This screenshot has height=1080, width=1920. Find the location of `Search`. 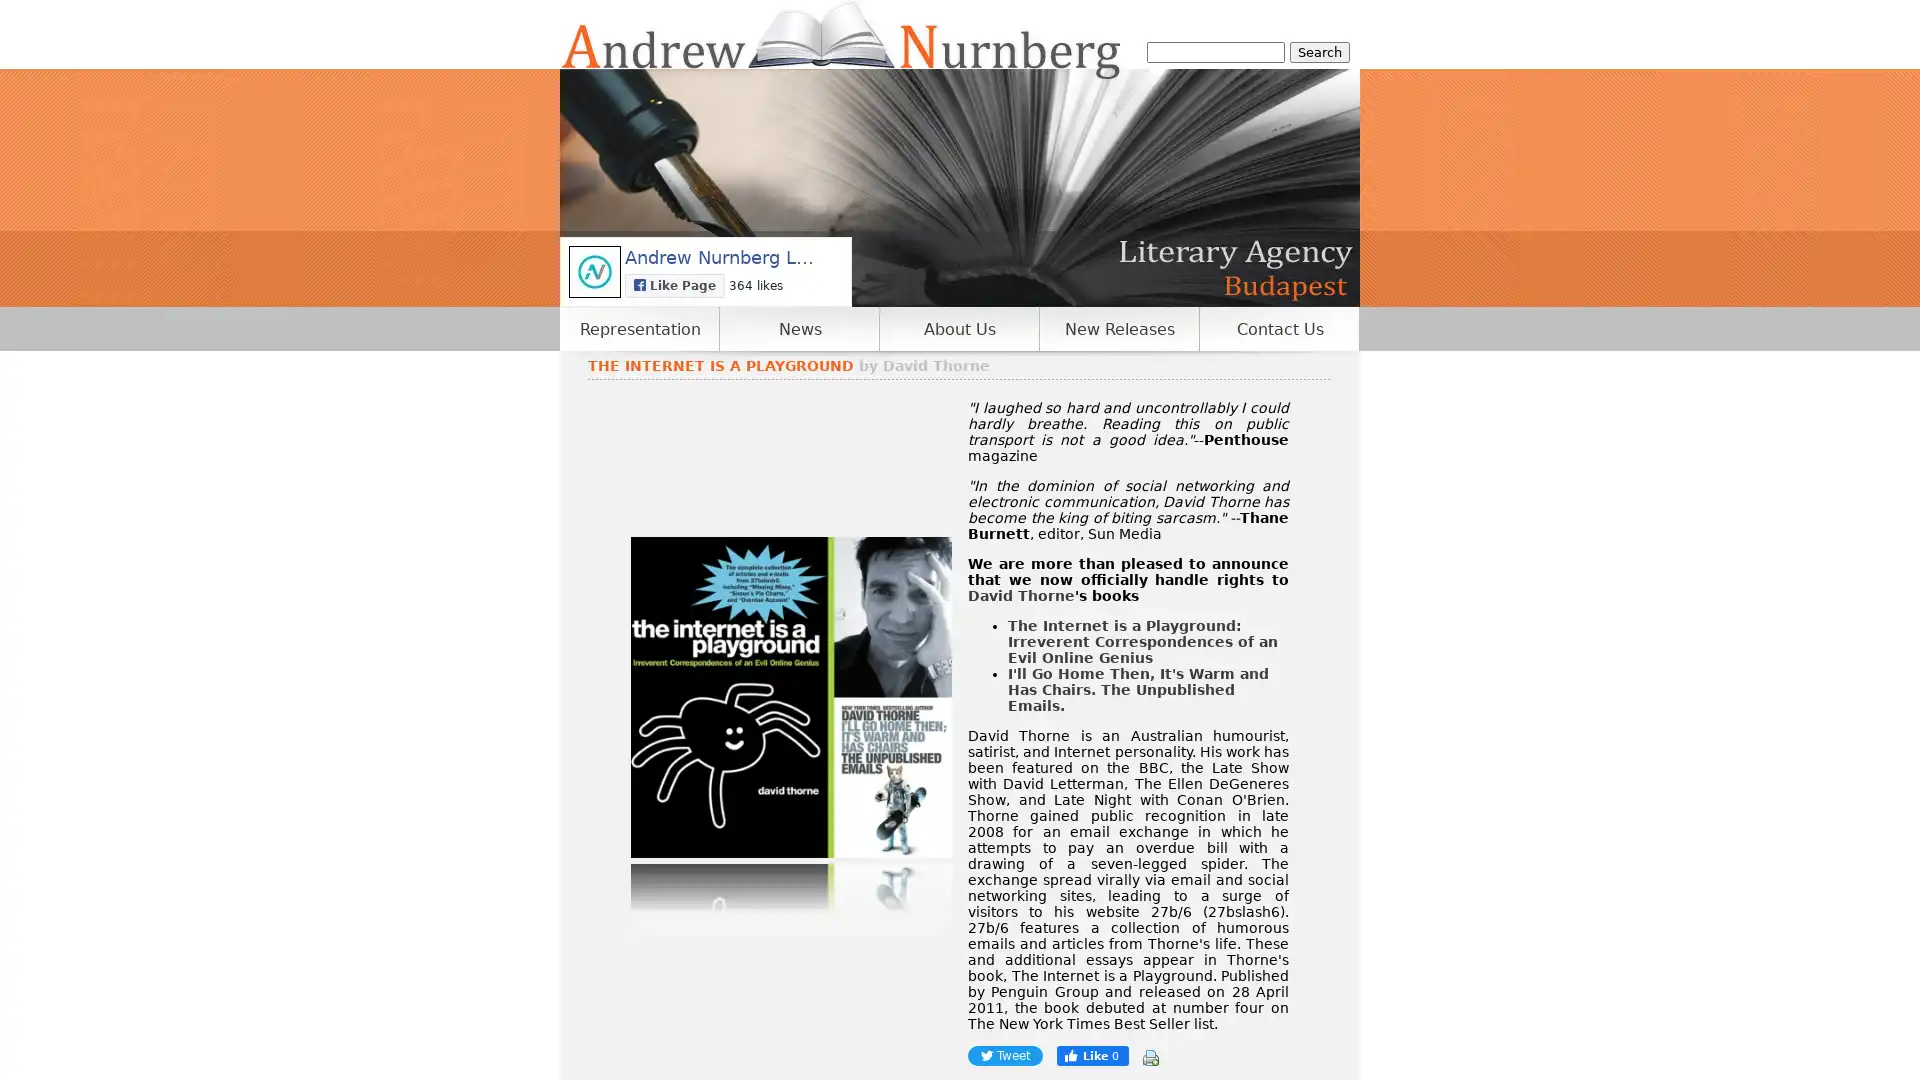

Search is located at coordinates (1320, 51).